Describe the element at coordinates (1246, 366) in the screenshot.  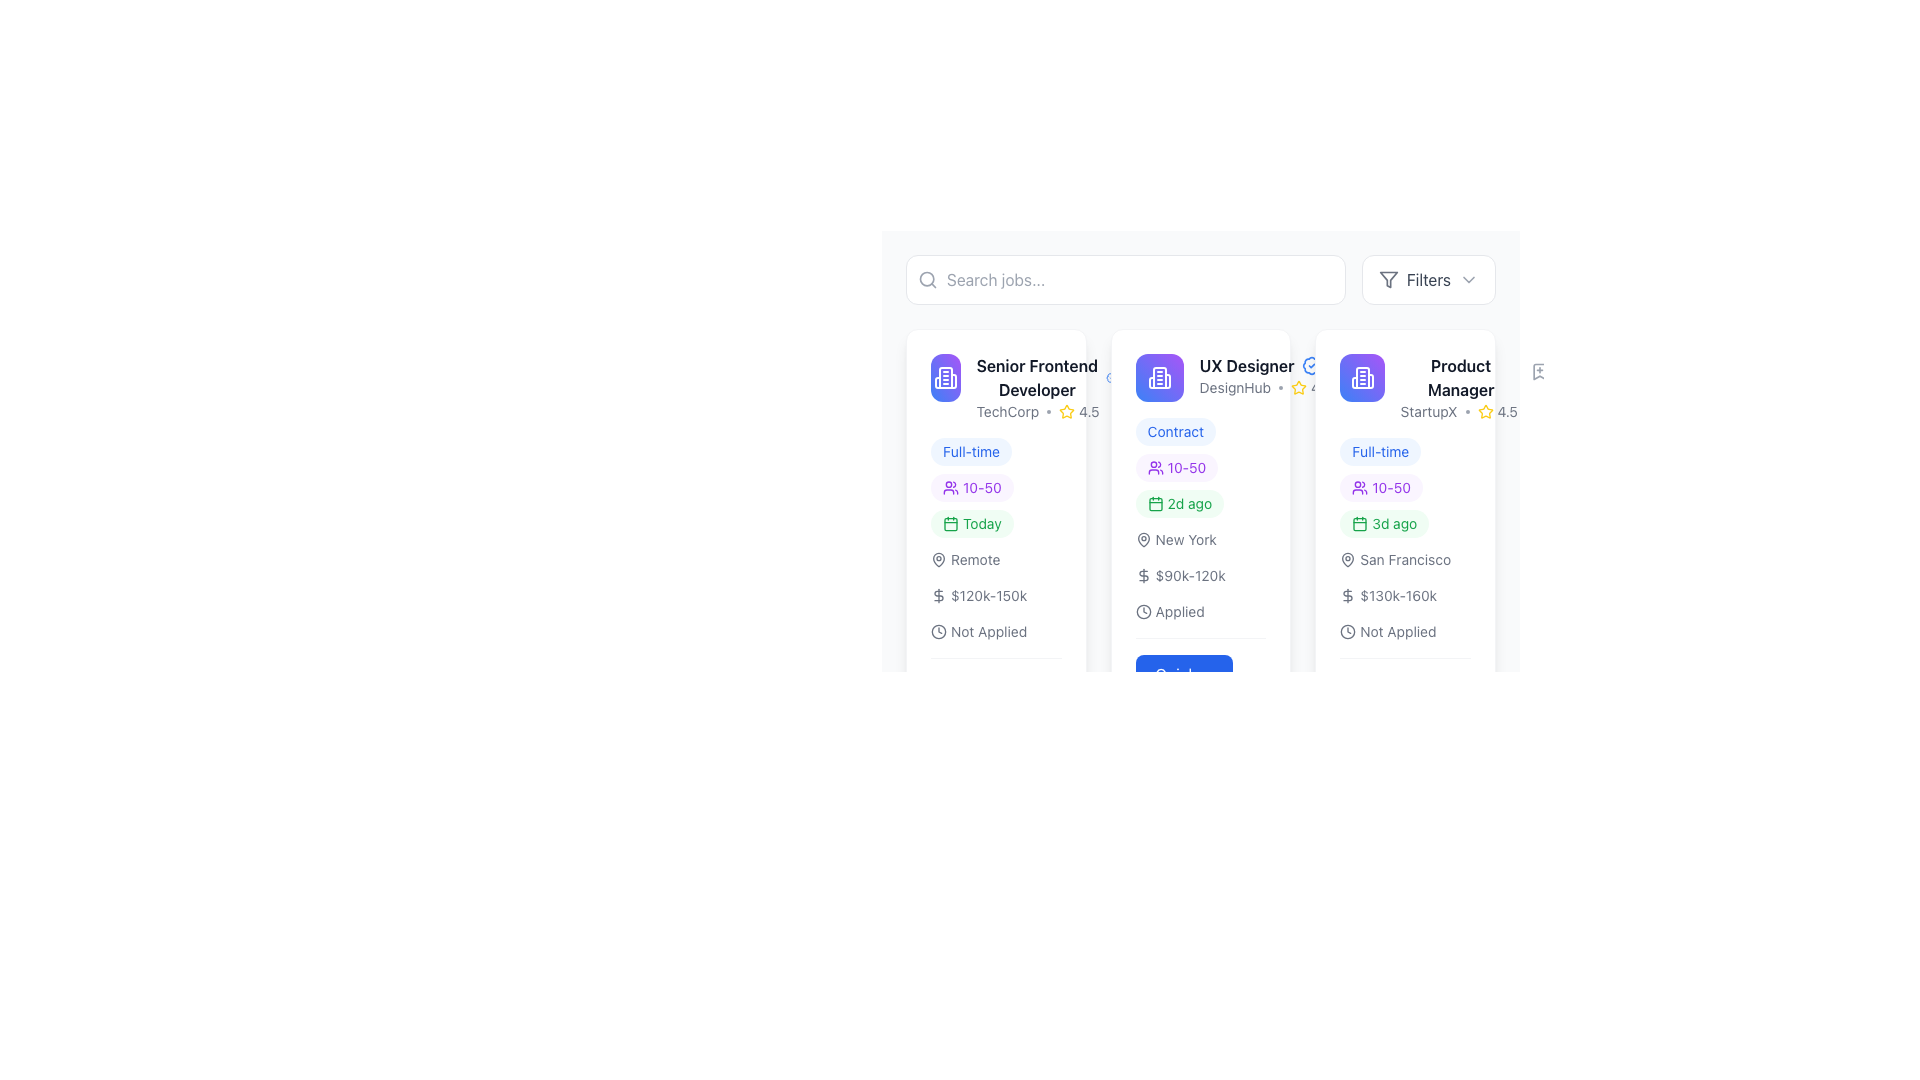
I see `the Text Label that serves as a job title, located near the top of the card in the center column, to the left of a badge icon` at that location.